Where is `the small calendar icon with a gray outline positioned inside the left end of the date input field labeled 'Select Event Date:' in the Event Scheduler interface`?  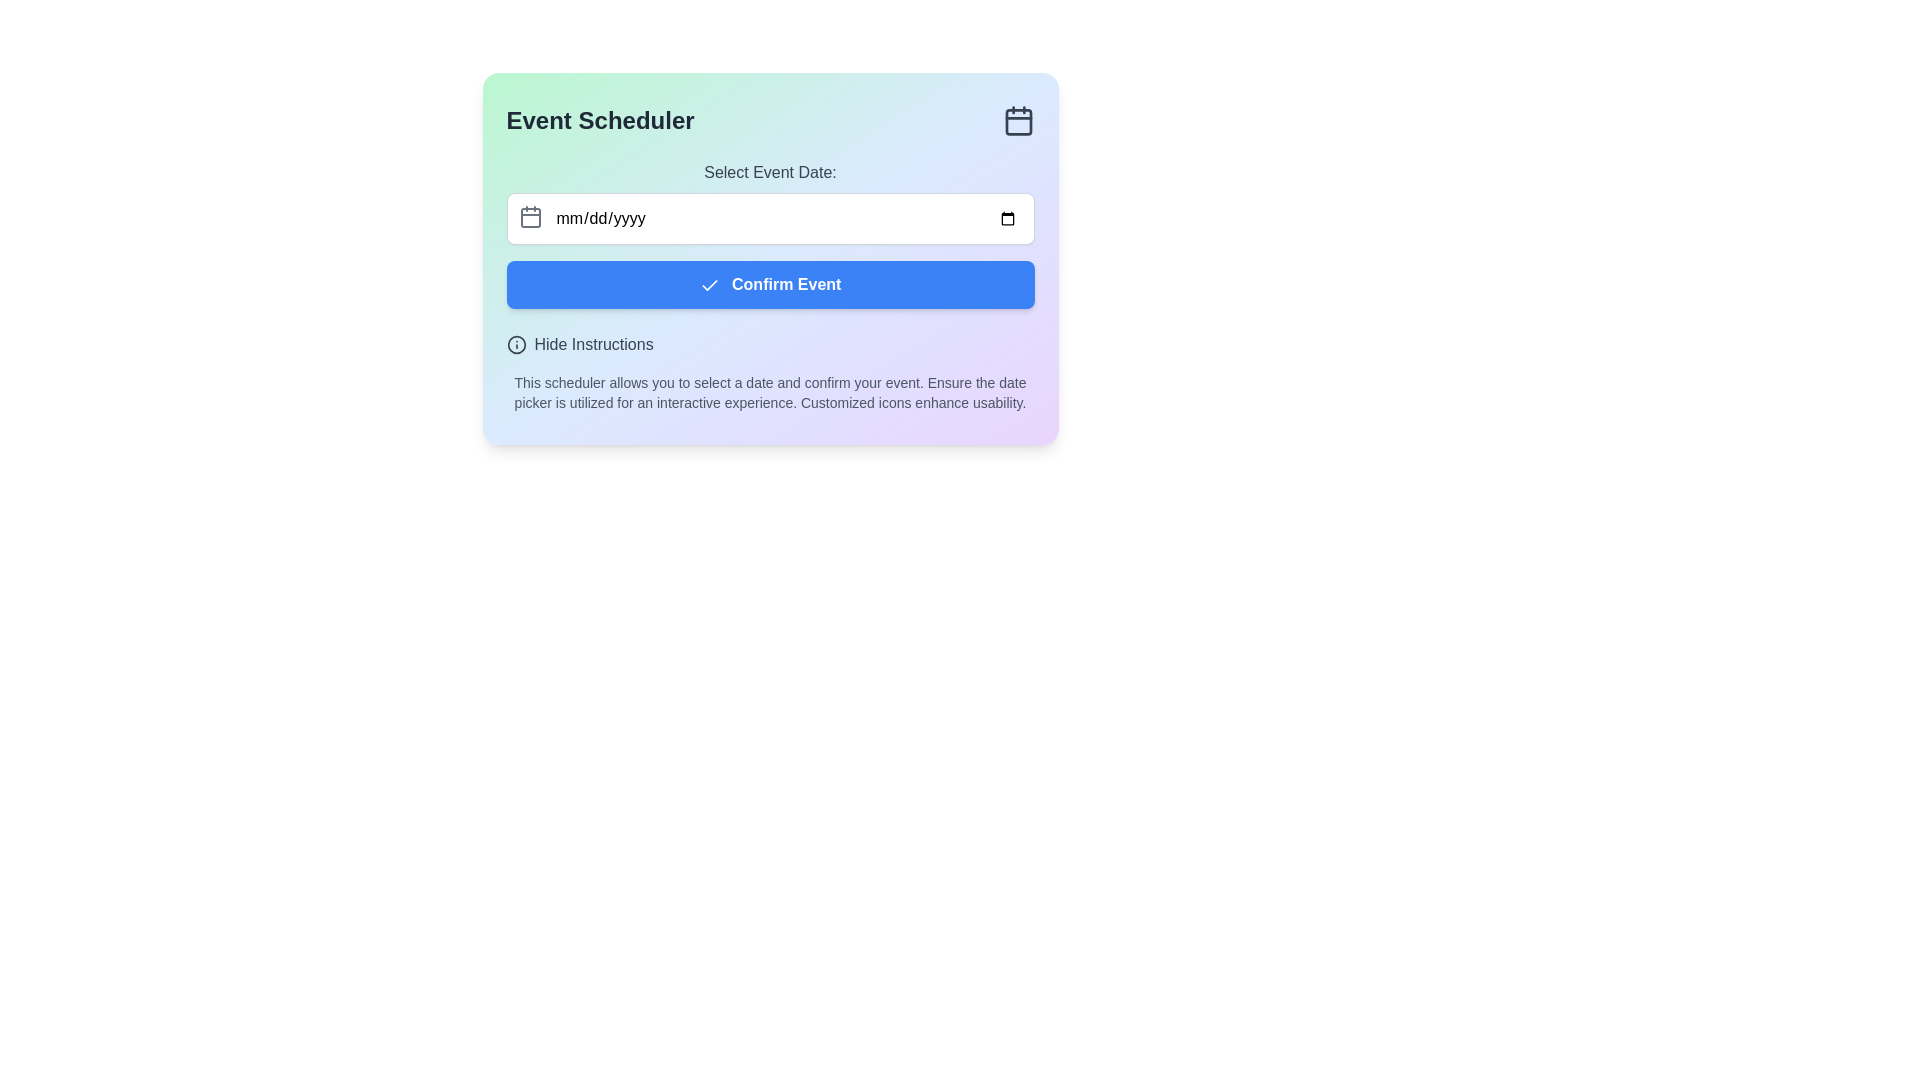
the small calendar icon with a gray outline positioned inside the left end of the date input field labeled 'Select Event Date:' in the Event Scheduler interface is located at coordinates (530, 216).